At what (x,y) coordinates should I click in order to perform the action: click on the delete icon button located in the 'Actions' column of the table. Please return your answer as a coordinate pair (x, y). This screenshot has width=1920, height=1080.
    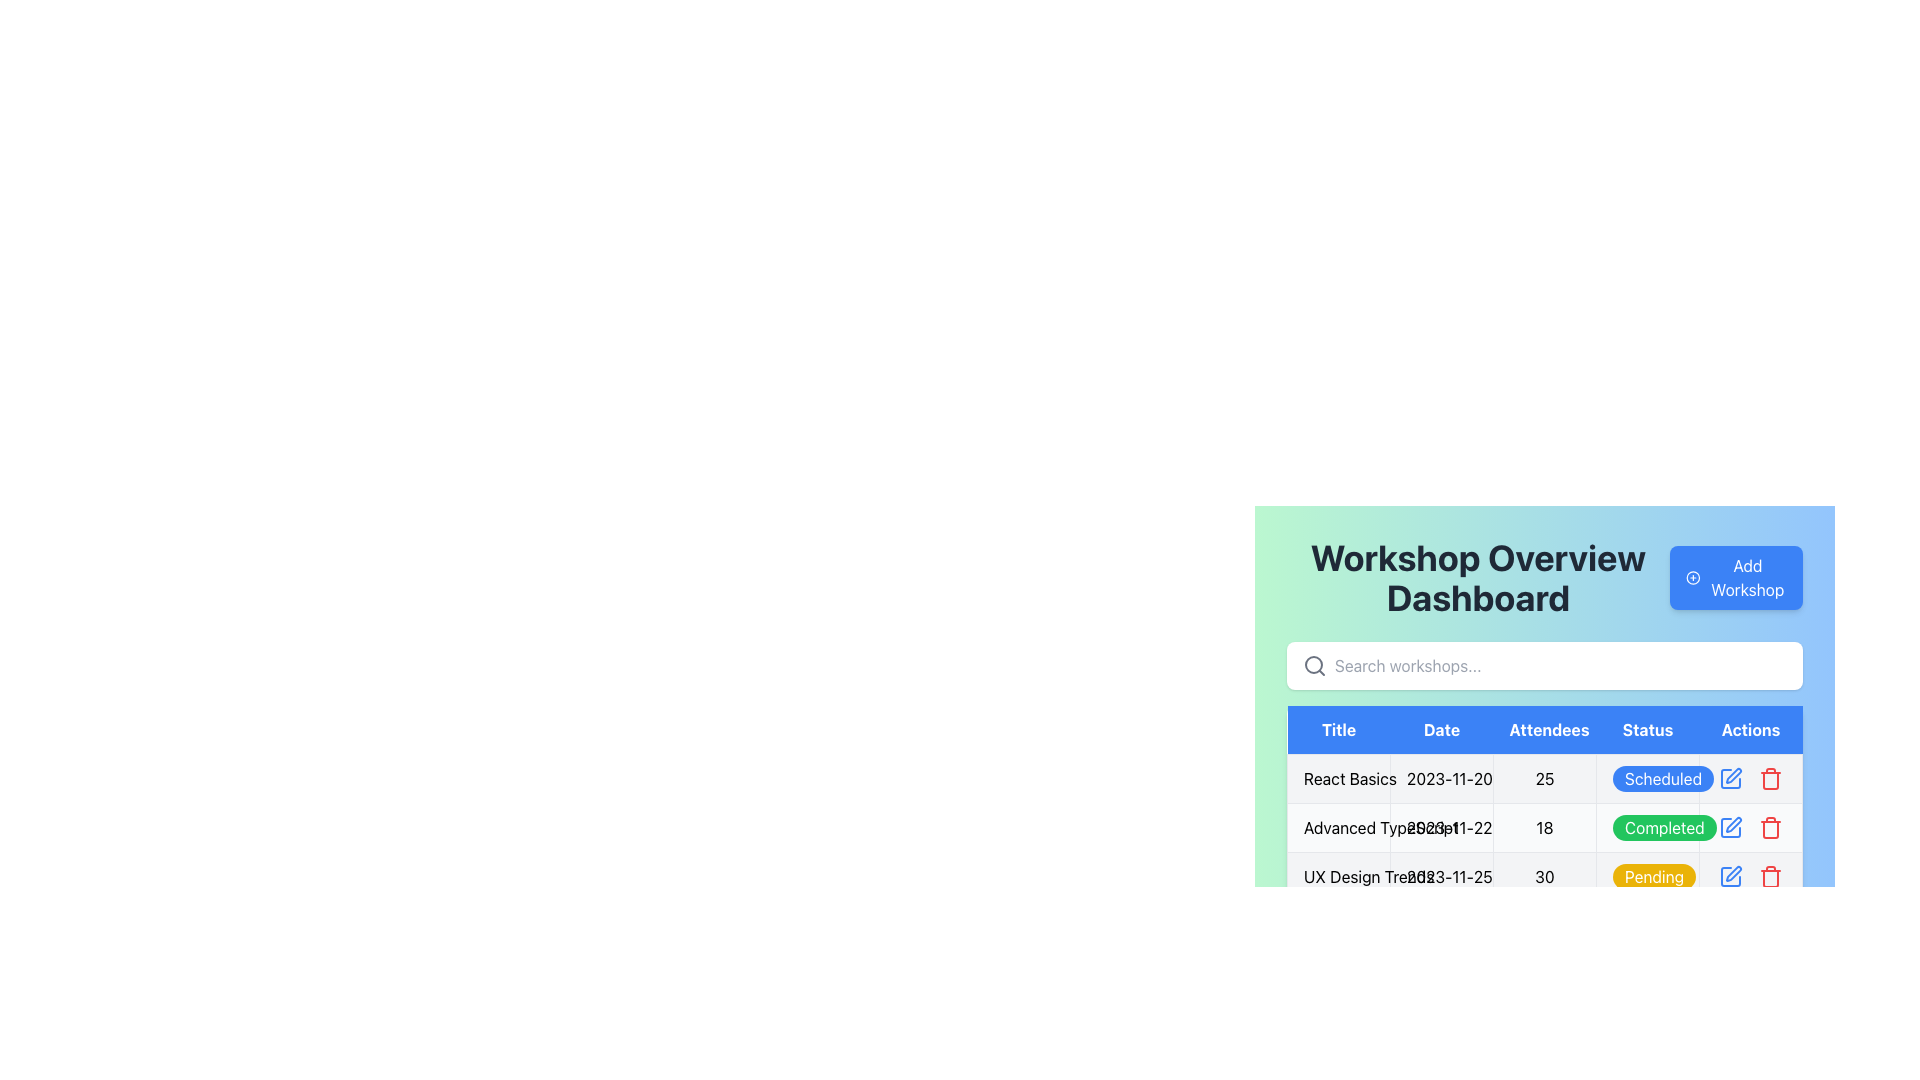
    Looking at the image, I should click on (1771, 828).